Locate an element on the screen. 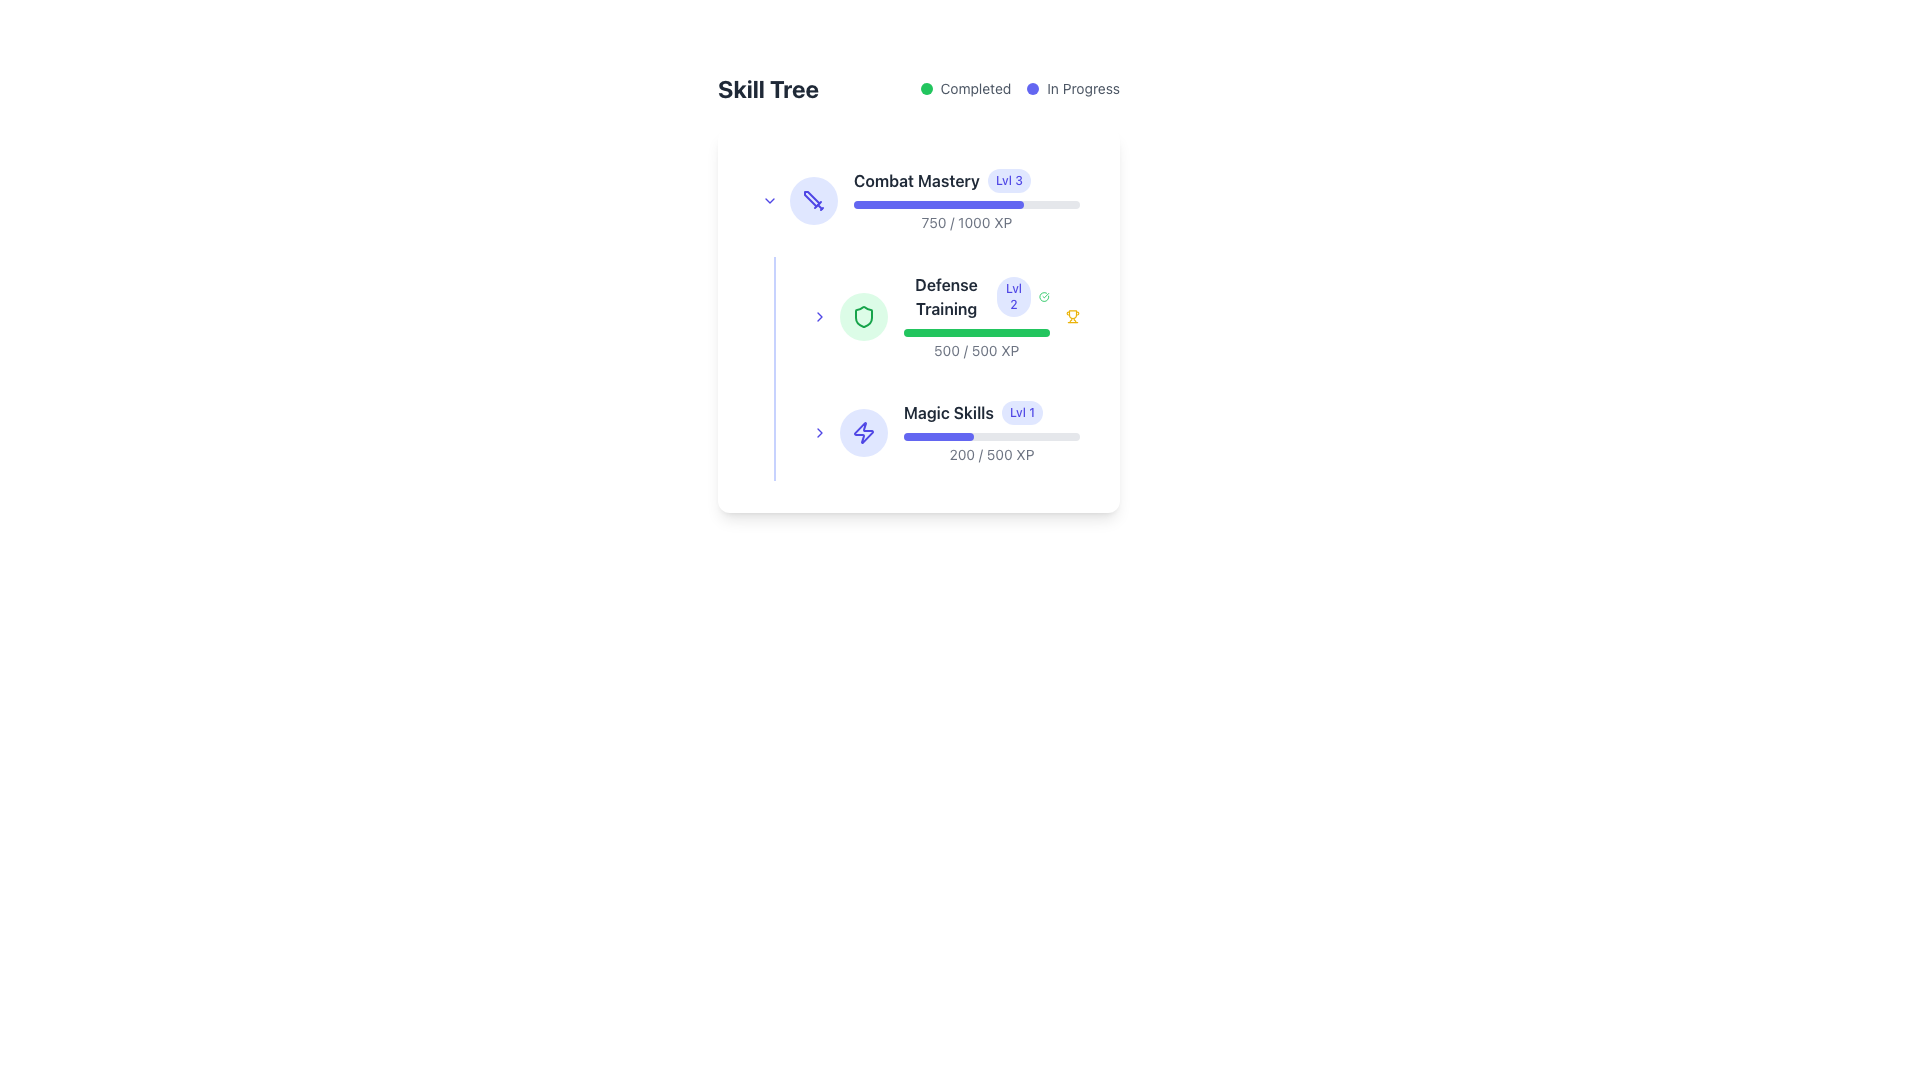  the 'Magic Skills' label which is displayed in bold dark gray font, located above a progress bar in the skill tree interface is located at coordinates (948, 411).